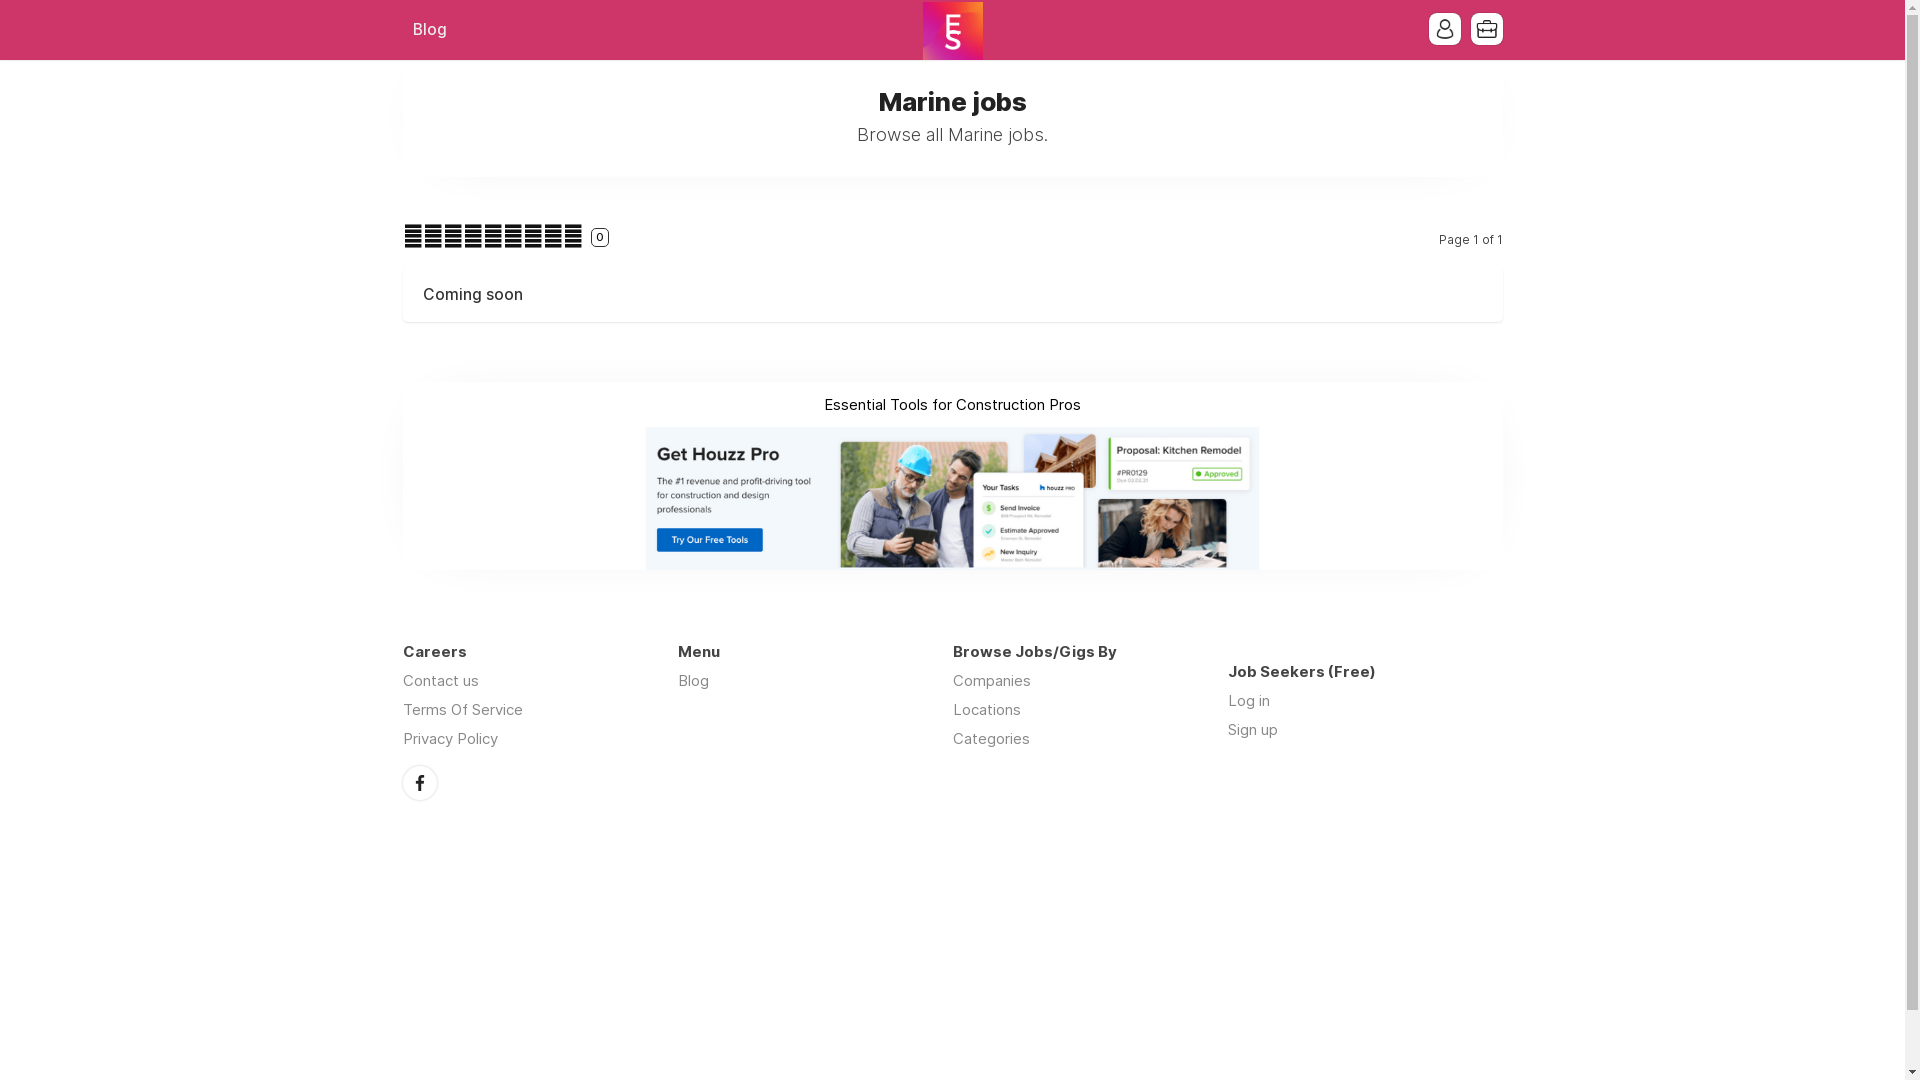  Describe the element at coordinates (693, 679) in the screenshot. I see `'Blog'` at that location.